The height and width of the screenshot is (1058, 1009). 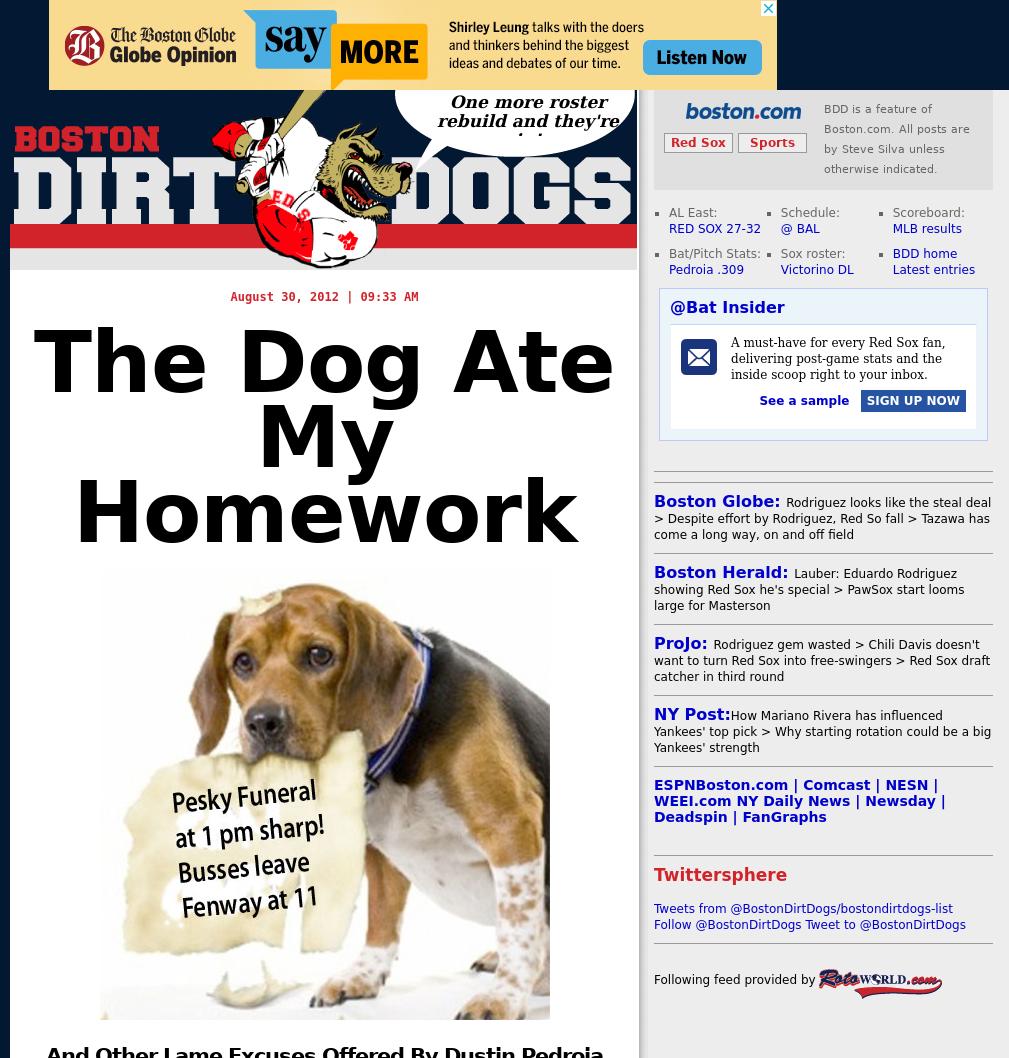 What do you see at coordinates (822, 732) in the screenshot?
I see `'How Mariano Rivera has influenced Yankees' top pick > Why starting rotation could be a big Yankees' strength'` at bounding box center [822, 732].